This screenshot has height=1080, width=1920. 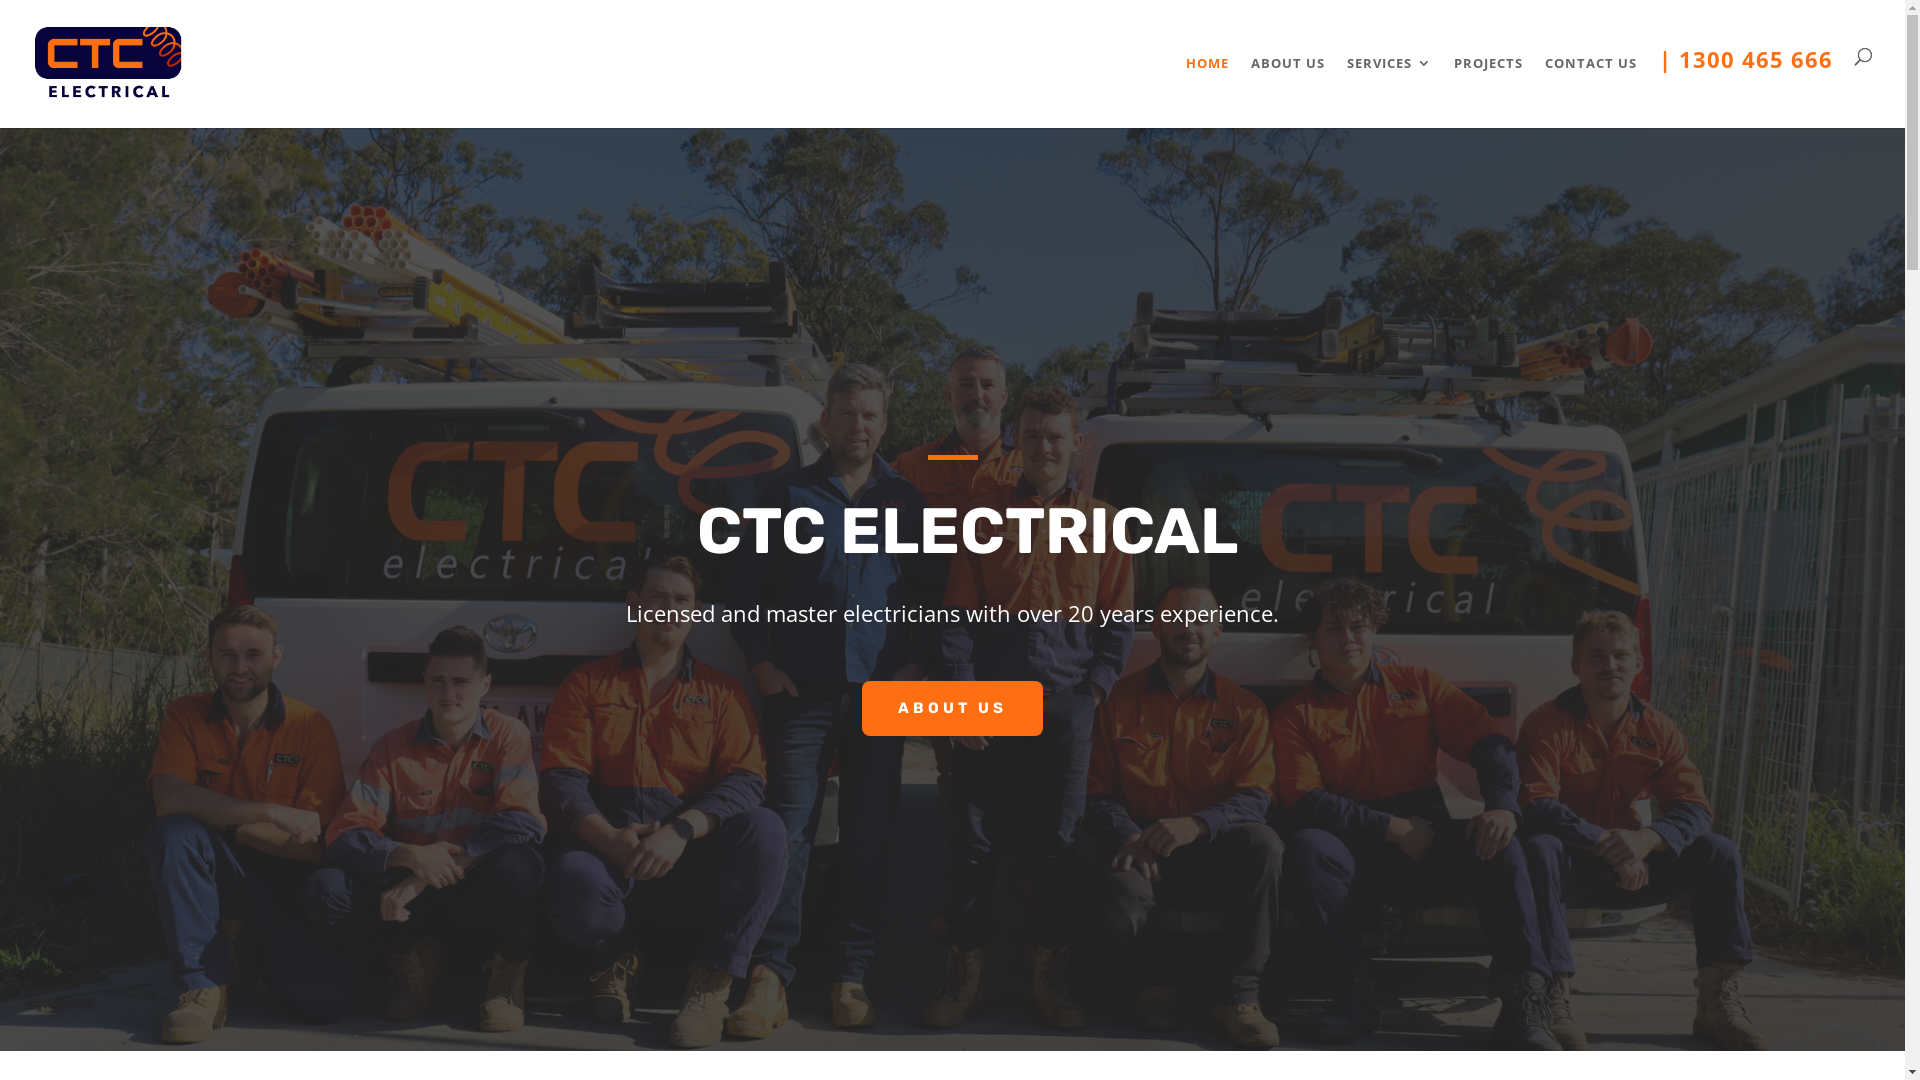 What do you see at coordinates (1454, 86) in the screenshot?
I see `'PROJECTS'` at bounding box center [1454, 86].